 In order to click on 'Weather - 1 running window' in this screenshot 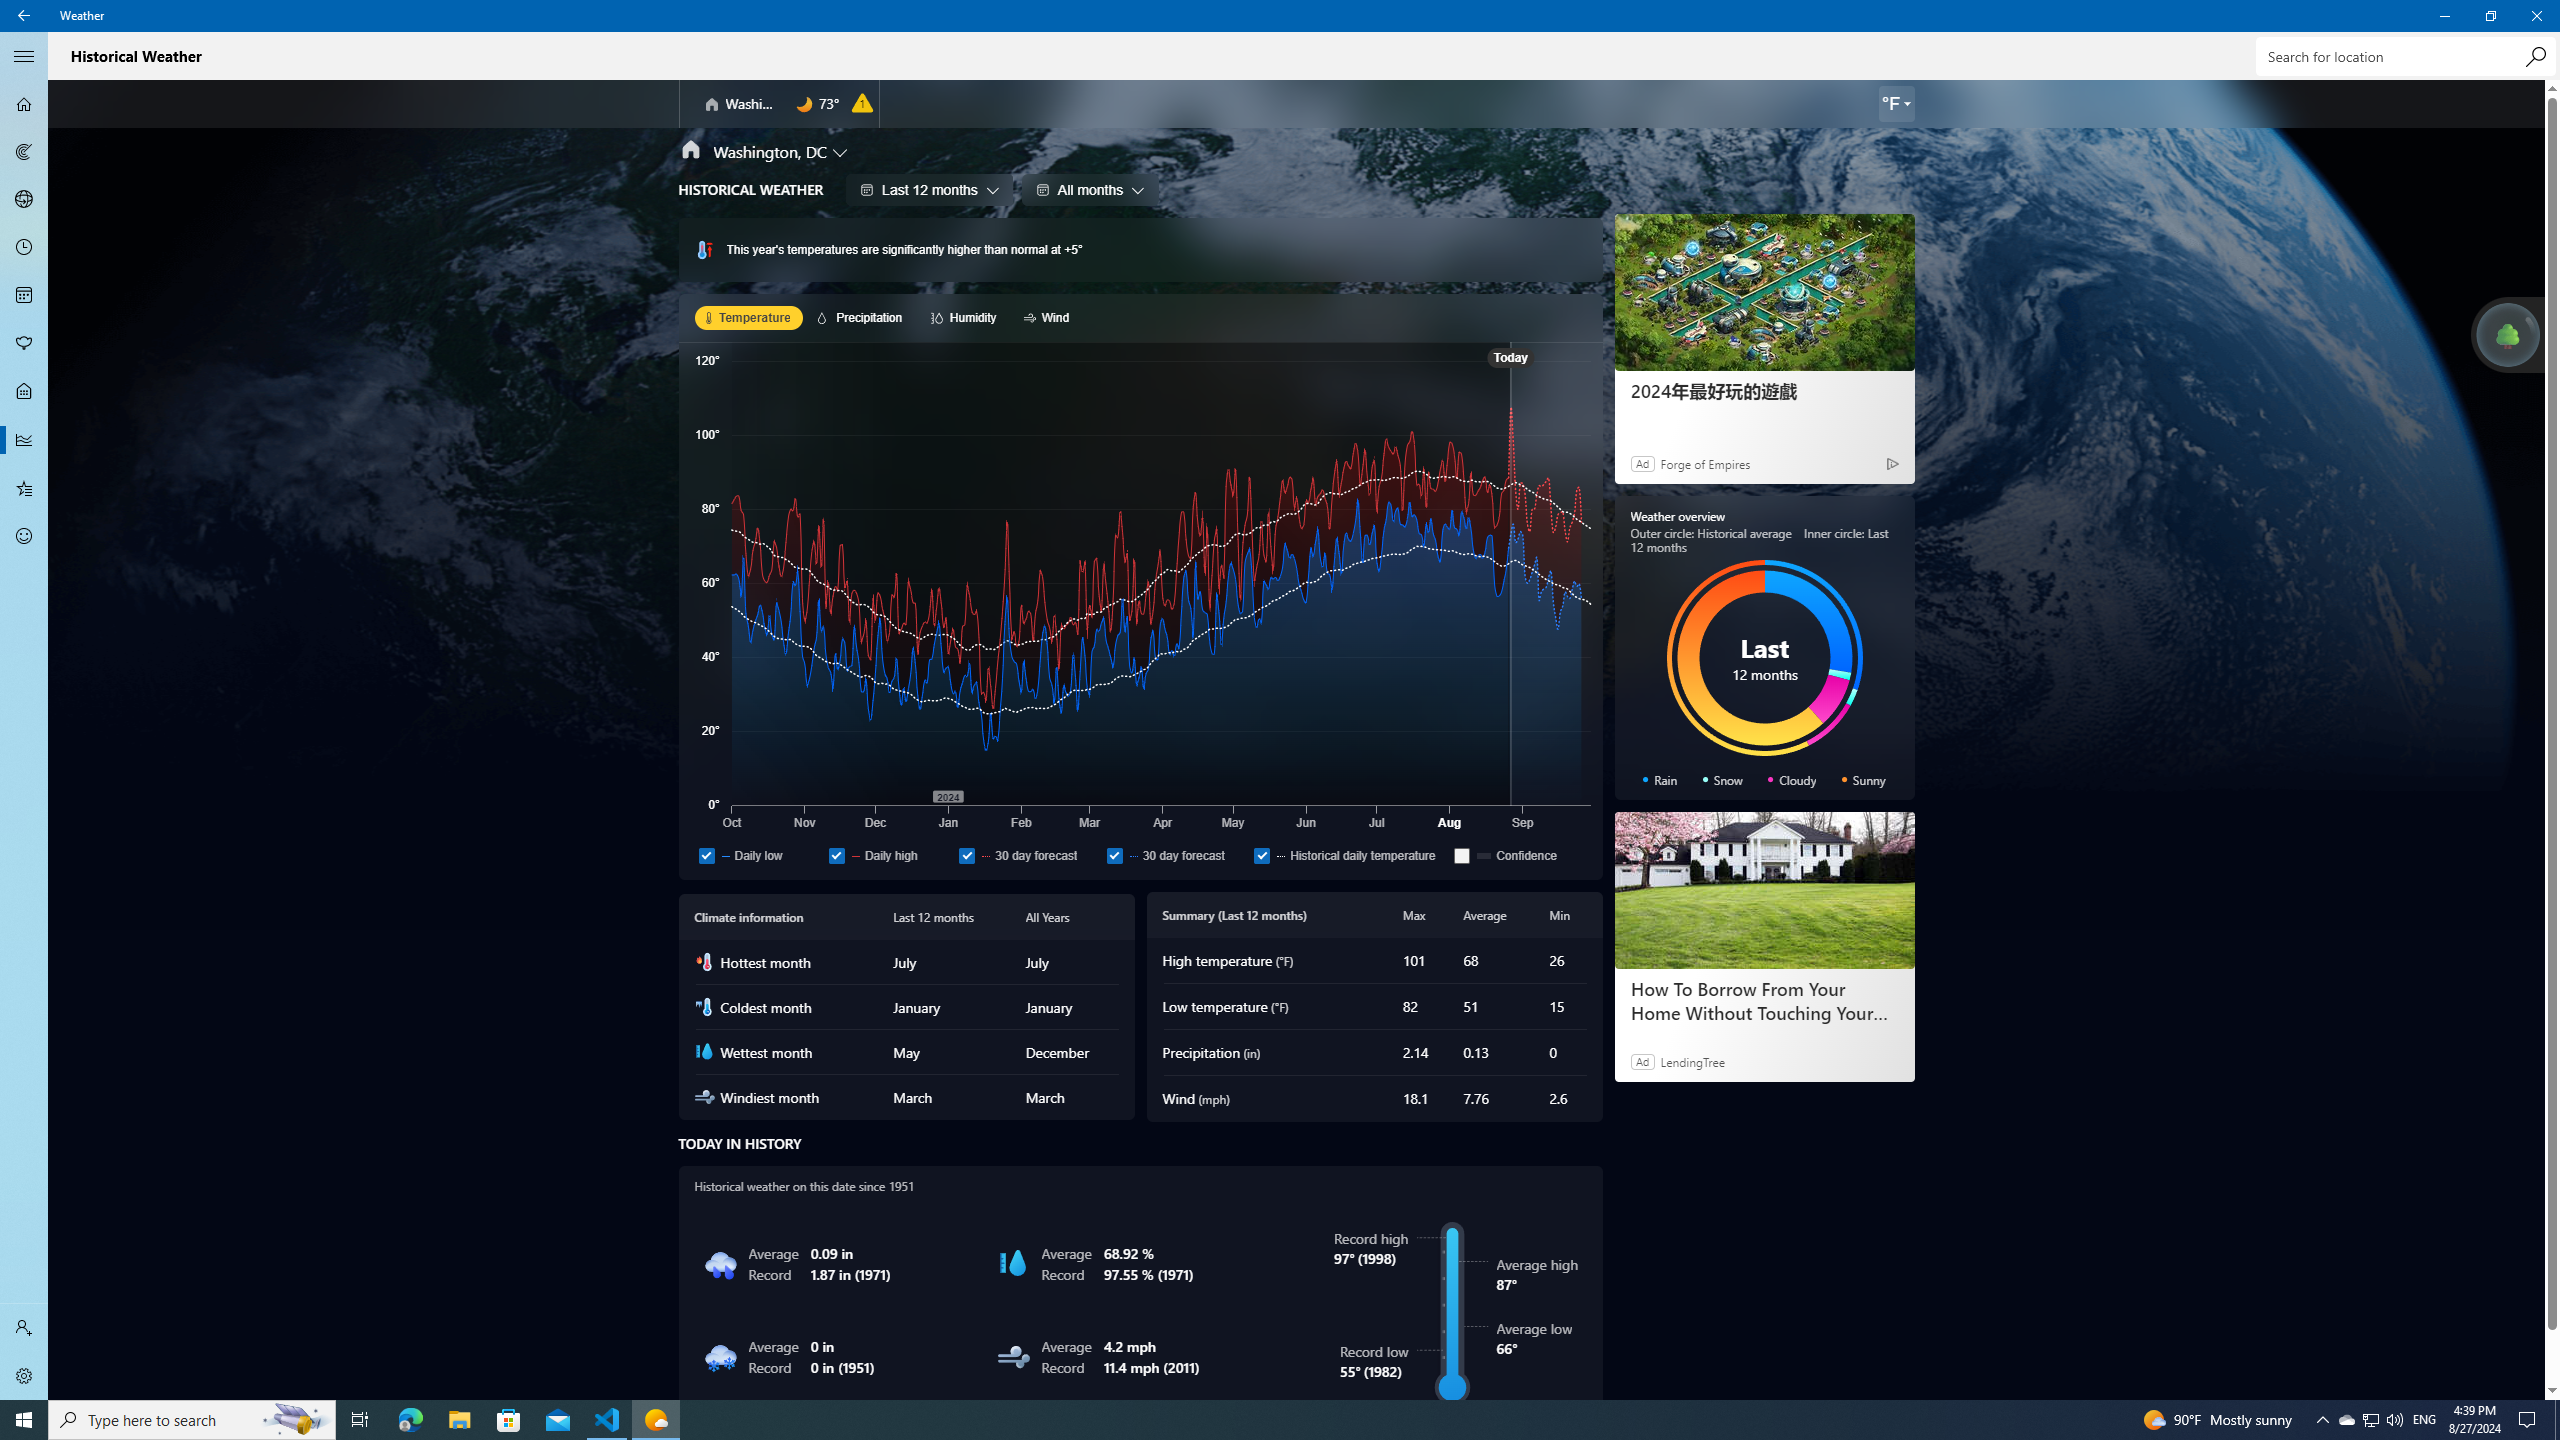, I will do `click(656, 1418)`.